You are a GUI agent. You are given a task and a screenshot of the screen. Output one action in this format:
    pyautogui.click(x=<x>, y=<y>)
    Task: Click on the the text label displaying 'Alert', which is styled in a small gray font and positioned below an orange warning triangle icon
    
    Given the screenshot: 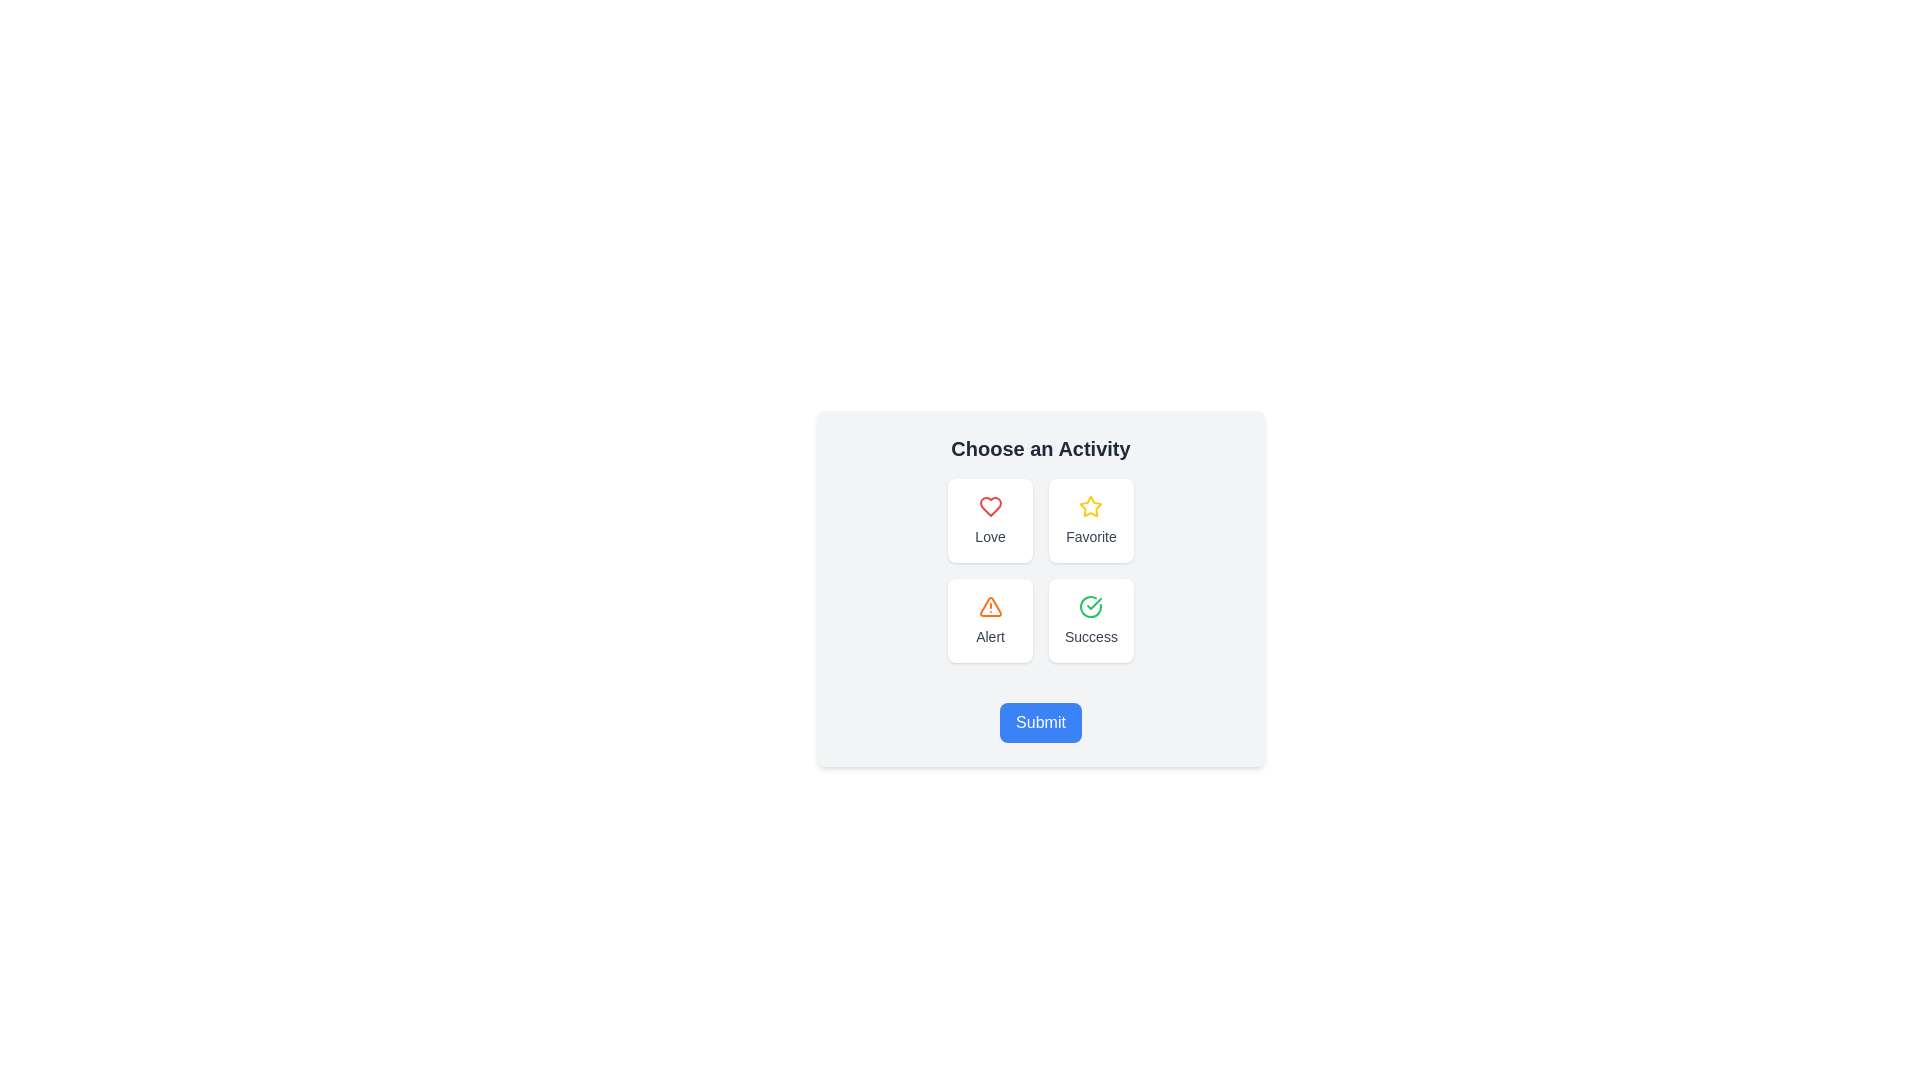 What is the action you would take?
    pyautogui.click(x=990, y=636)
    